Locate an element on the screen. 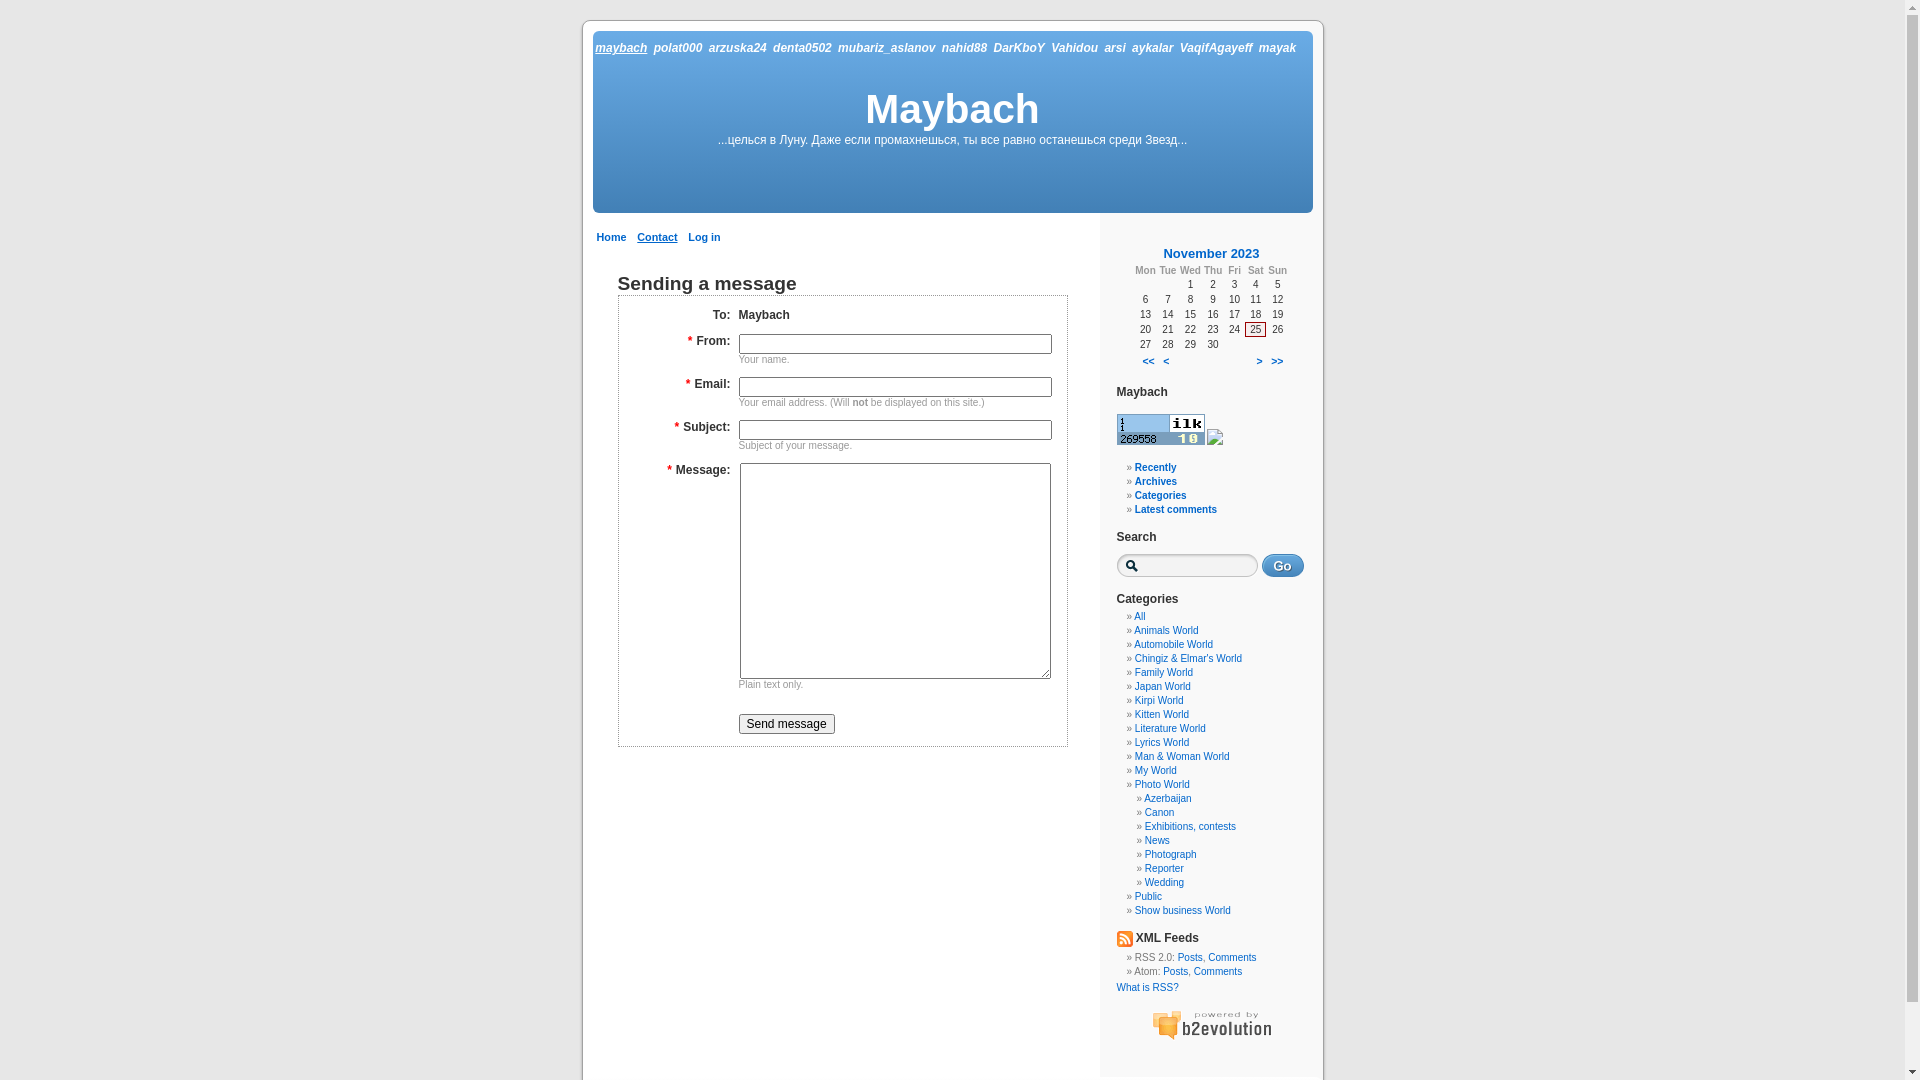 This screenshot has width=1920, height=1080. 'Kirpi World' is located at coordinates (1159, 699).